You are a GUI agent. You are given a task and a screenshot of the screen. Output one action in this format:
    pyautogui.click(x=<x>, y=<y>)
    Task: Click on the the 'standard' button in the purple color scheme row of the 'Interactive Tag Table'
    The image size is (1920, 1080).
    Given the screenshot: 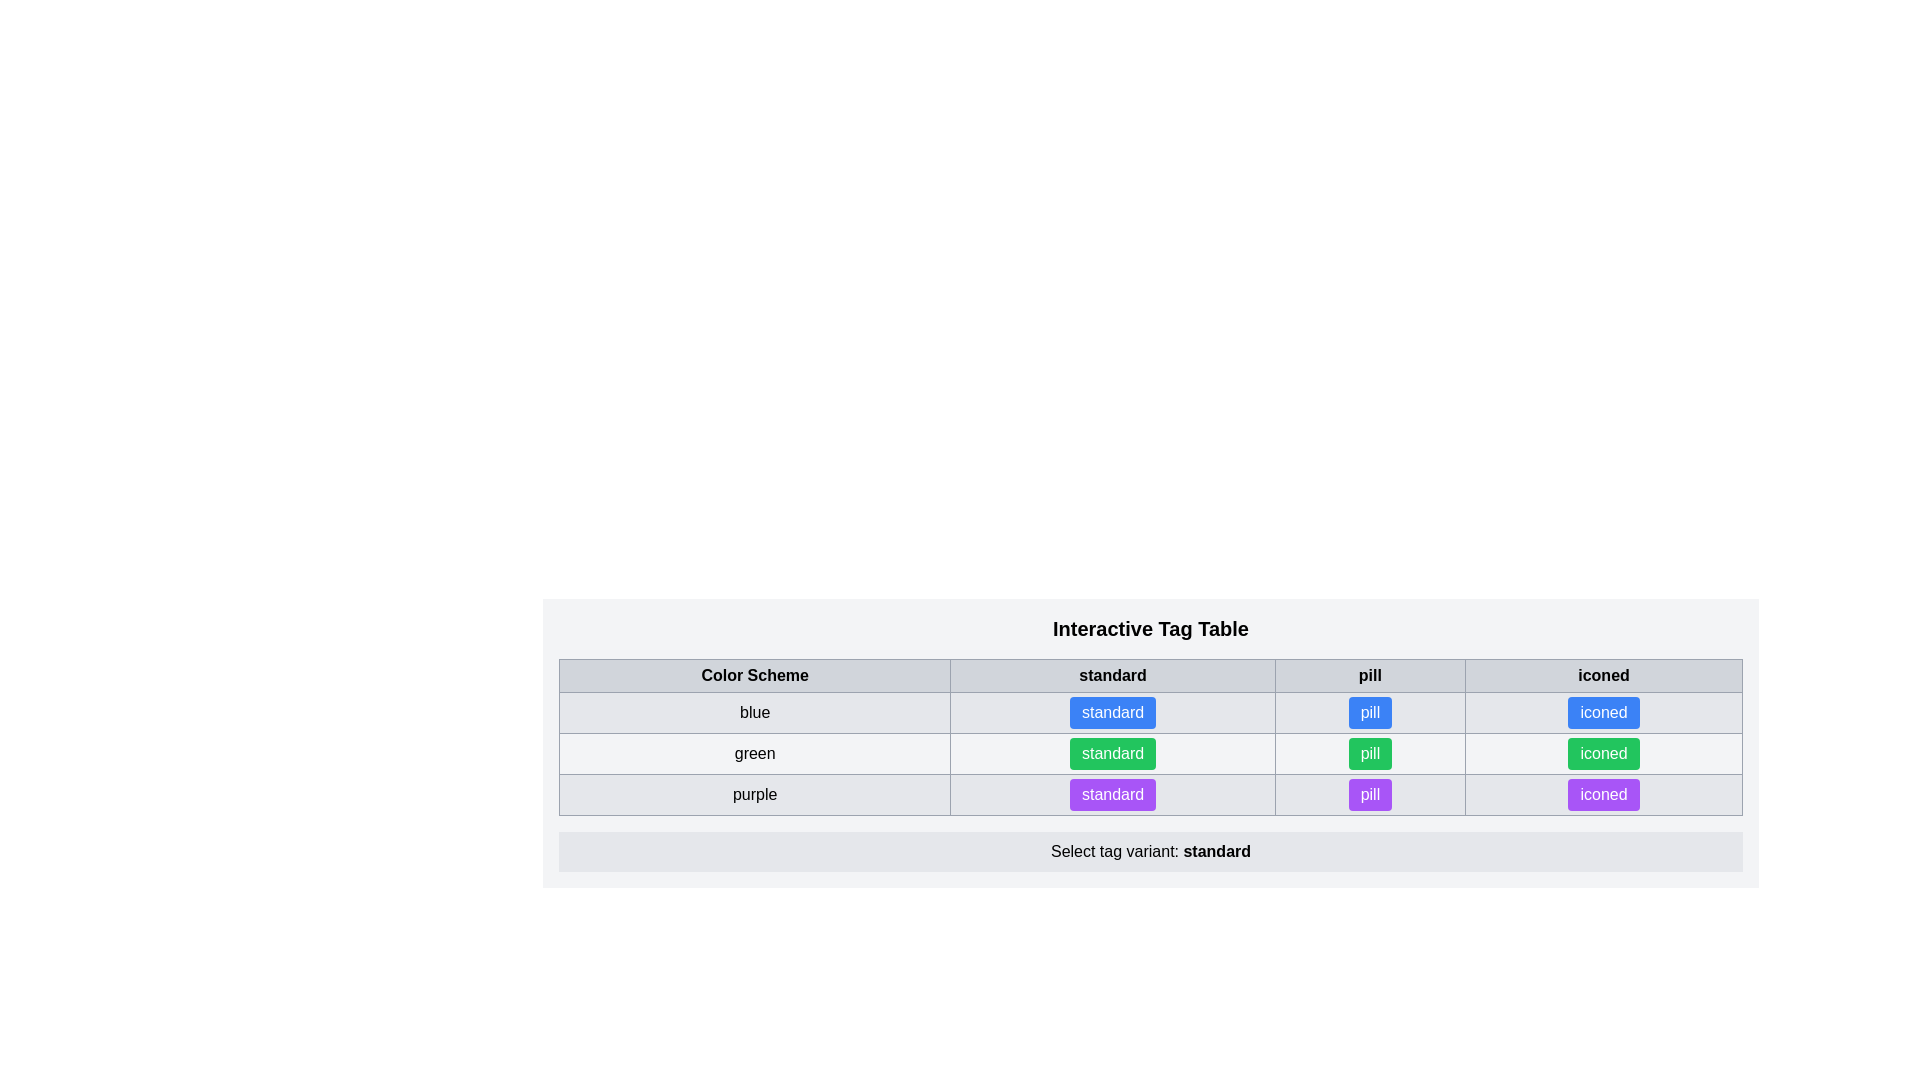 What is the action you would take?
    pyautogui.click(x=1112, y=793)
    